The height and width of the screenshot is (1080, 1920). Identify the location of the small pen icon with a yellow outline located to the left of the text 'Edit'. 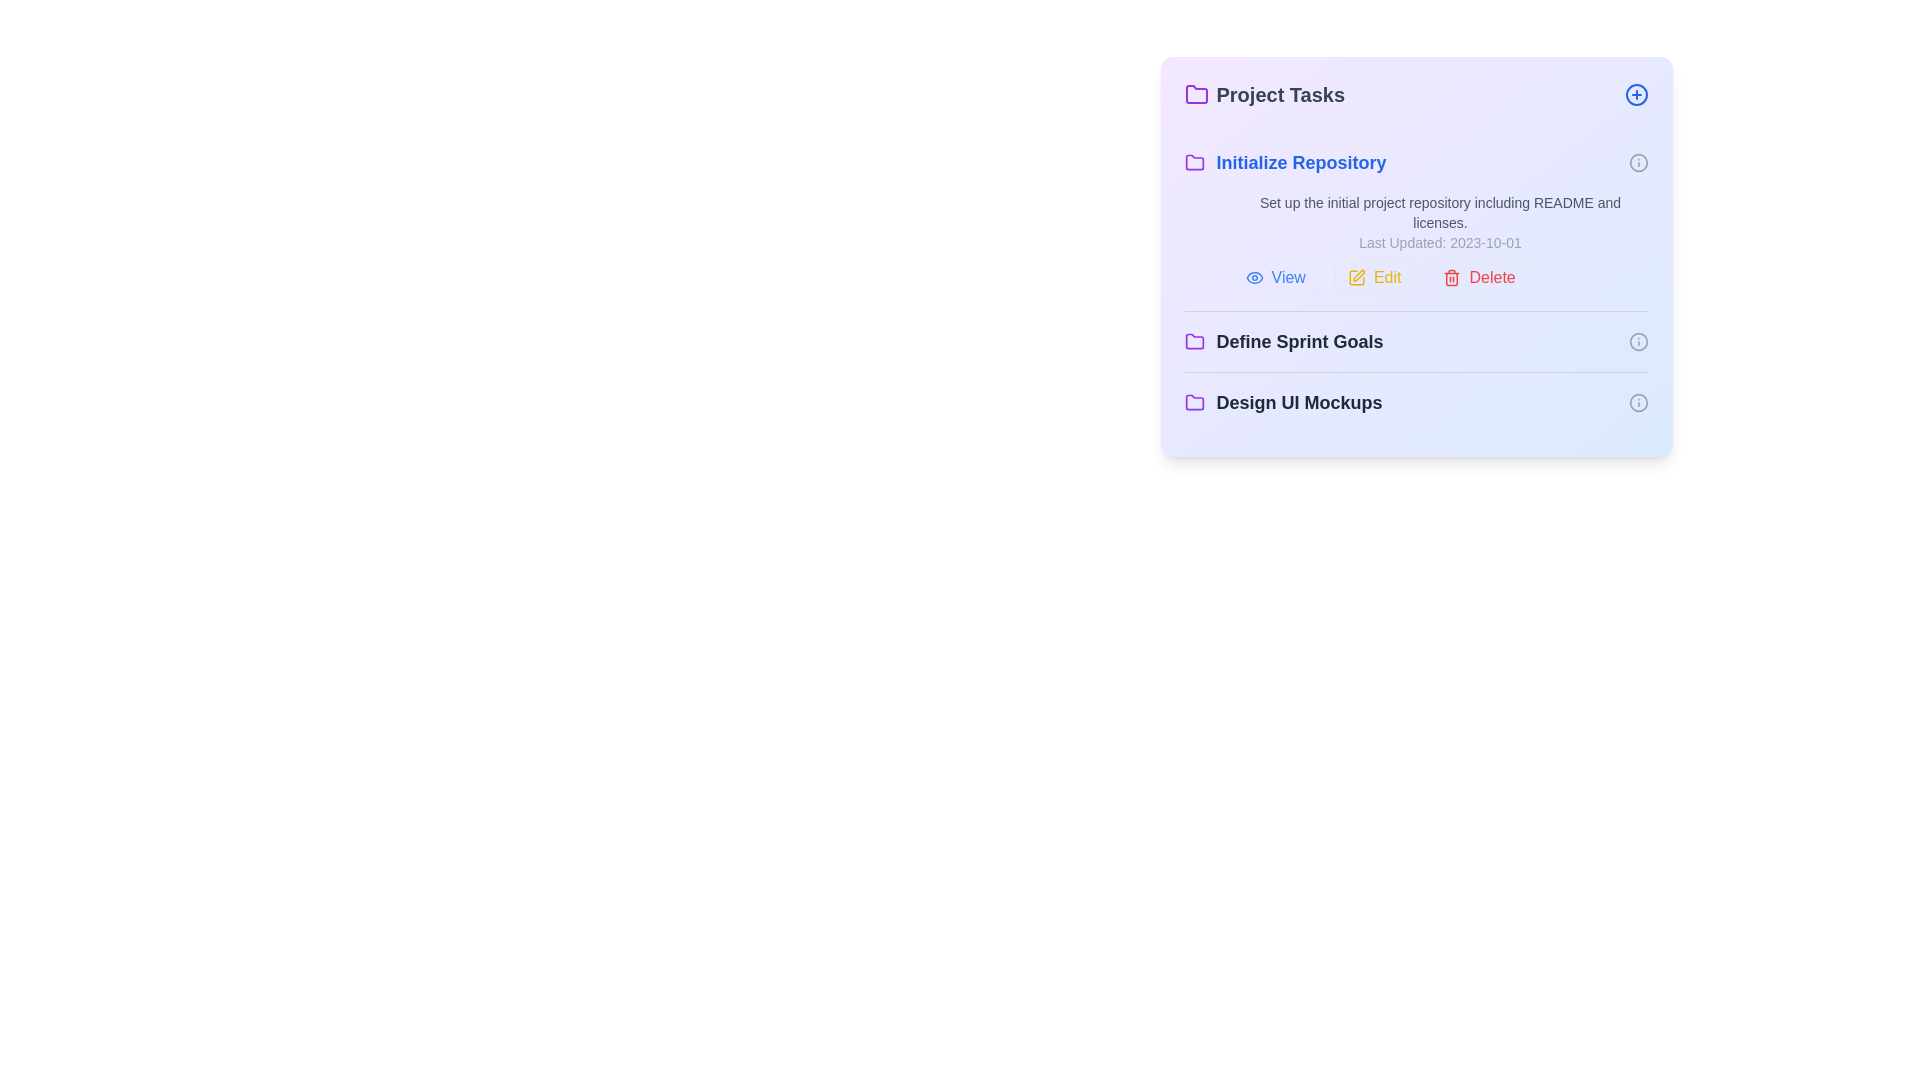
(1356, 277).